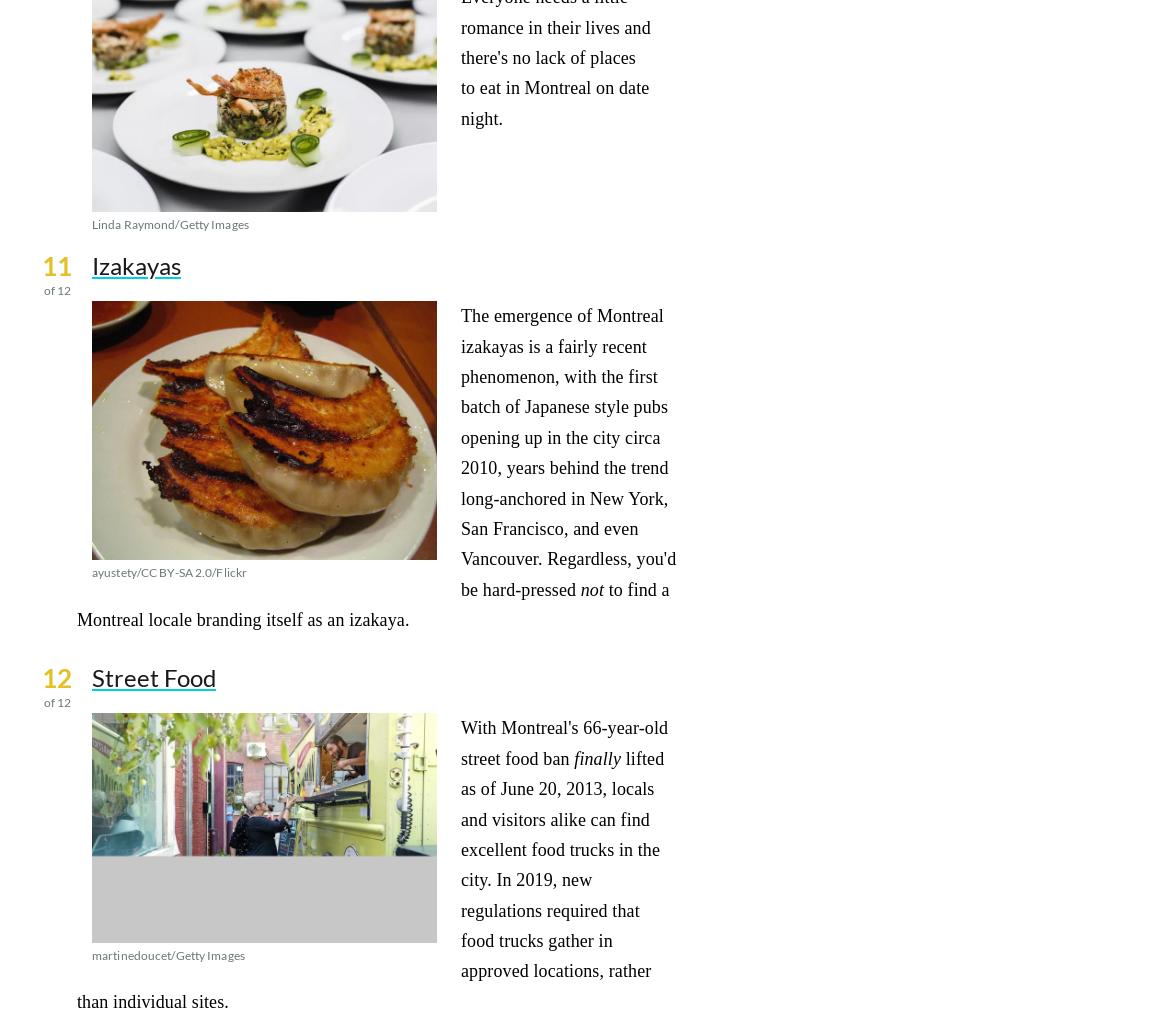 Image resolution: width=1150 pixels, height=1020 pixels. Describe the element at coordinates (372, 603) in the screenshot. I see `'to find a Montreal locale branding itself as an izakaya.'` at that location.